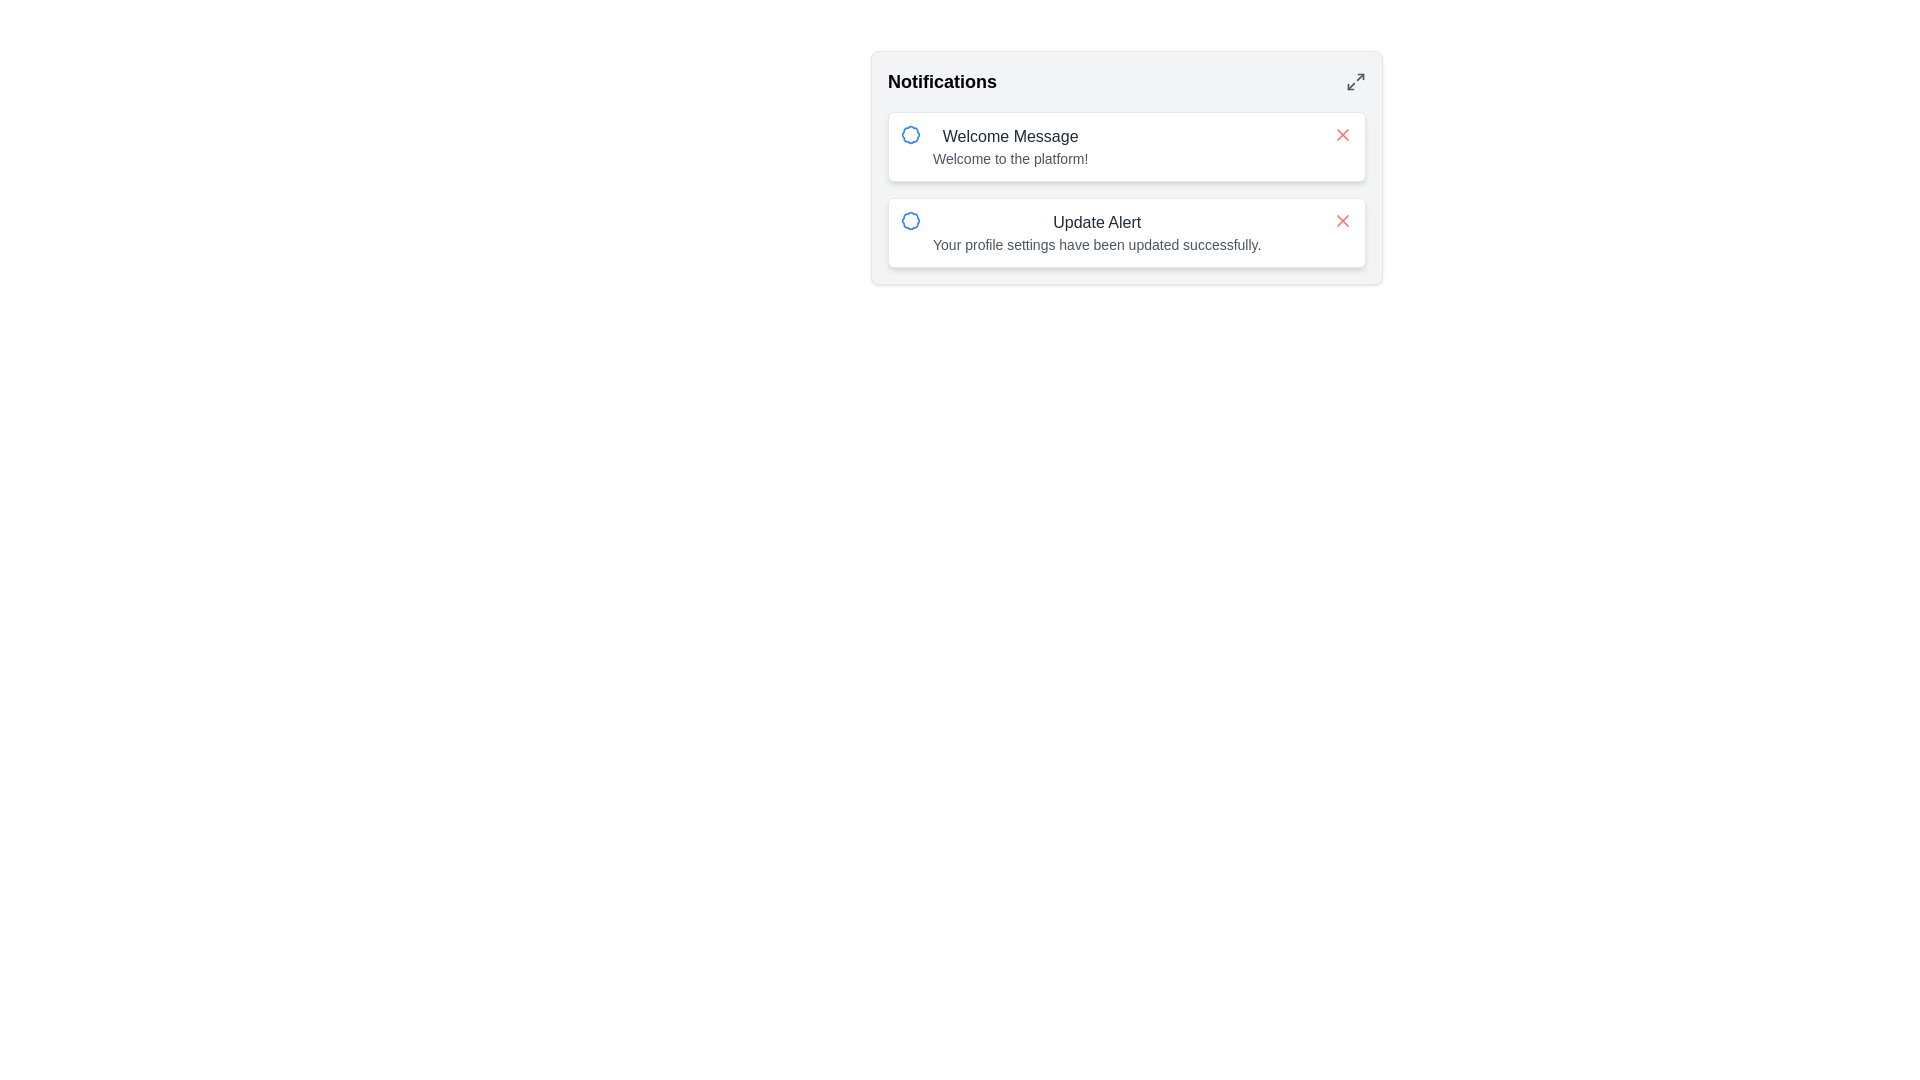 The image size is (1920, 1080). Describe the element at coordinates (1096, 244) in the screenshot. I see `the text snippet reading 'Your profile settings have been updated successfully.' located below 'Update Alert' in the second notification card of the 'Notifications' section` at that location.